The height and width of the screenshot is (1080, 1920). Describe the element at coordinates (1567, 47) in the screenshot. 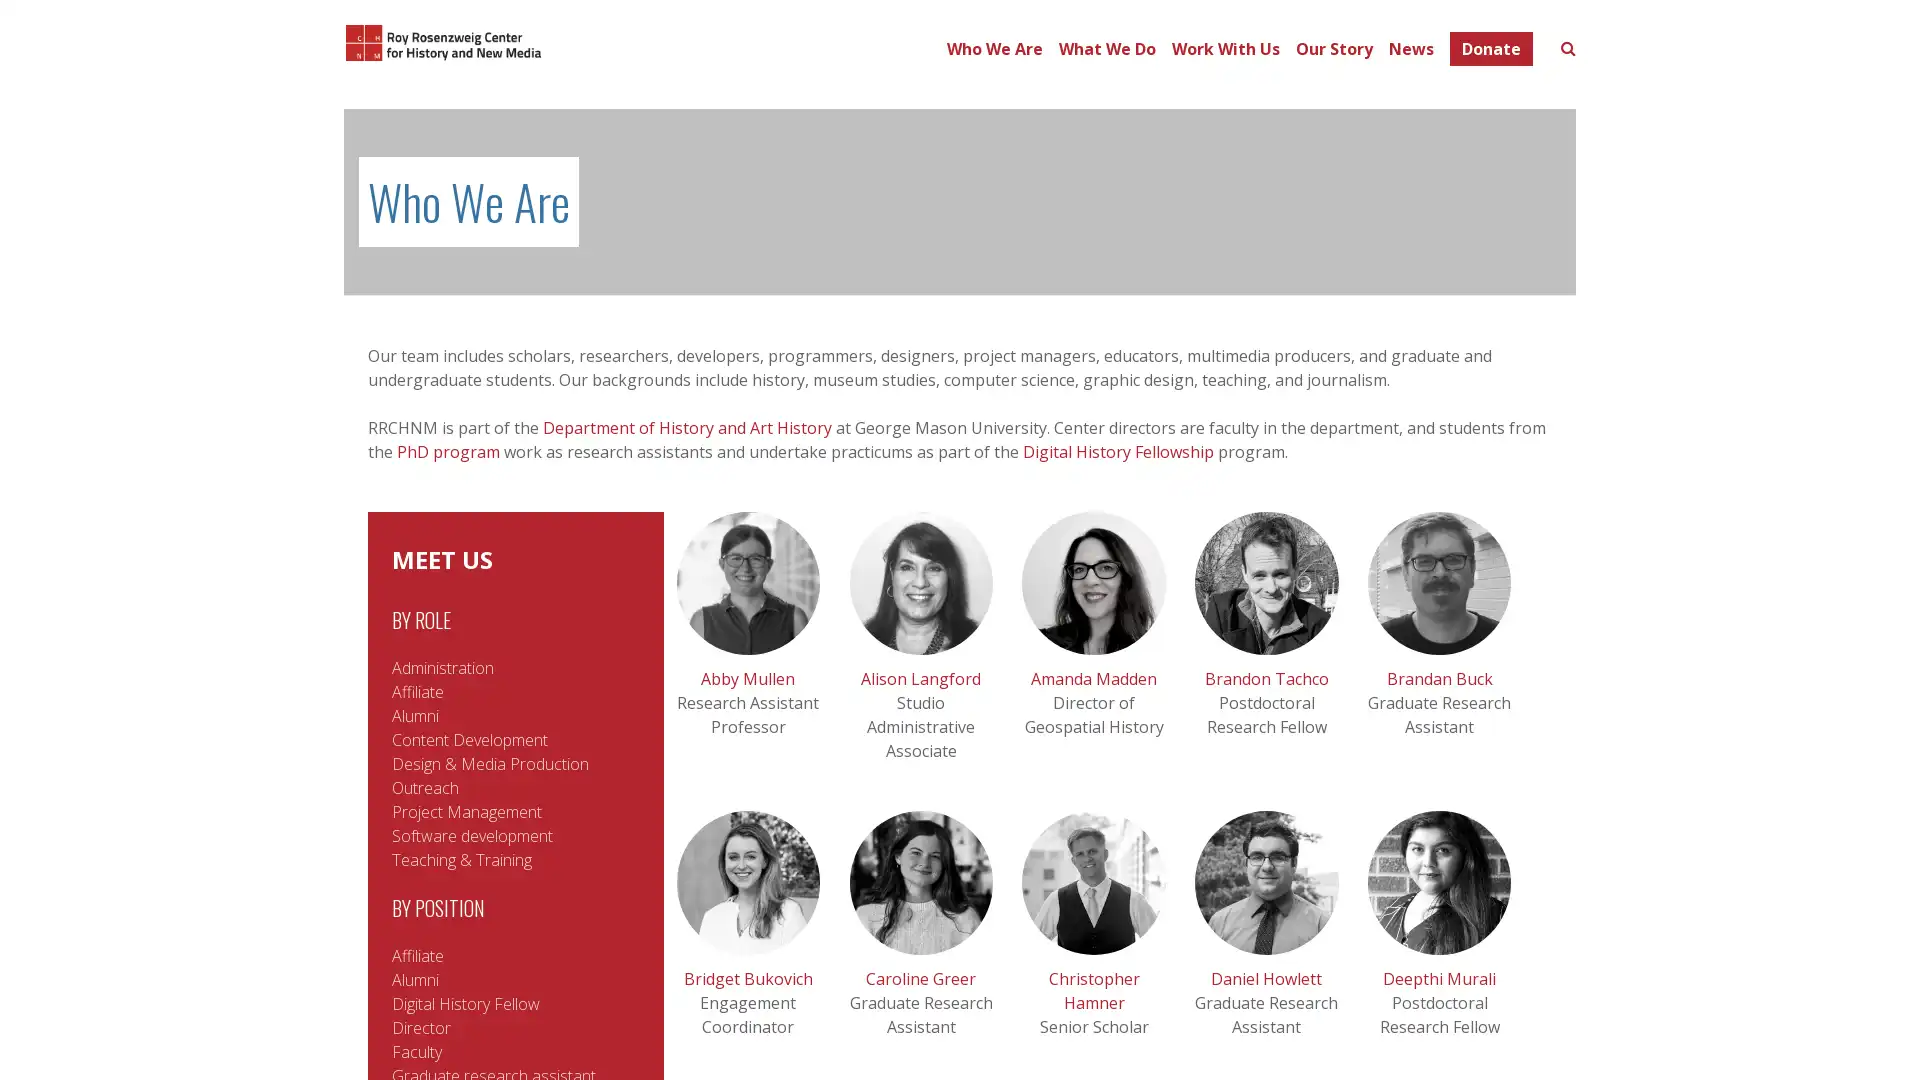

I see `Toggle search form` at that location.